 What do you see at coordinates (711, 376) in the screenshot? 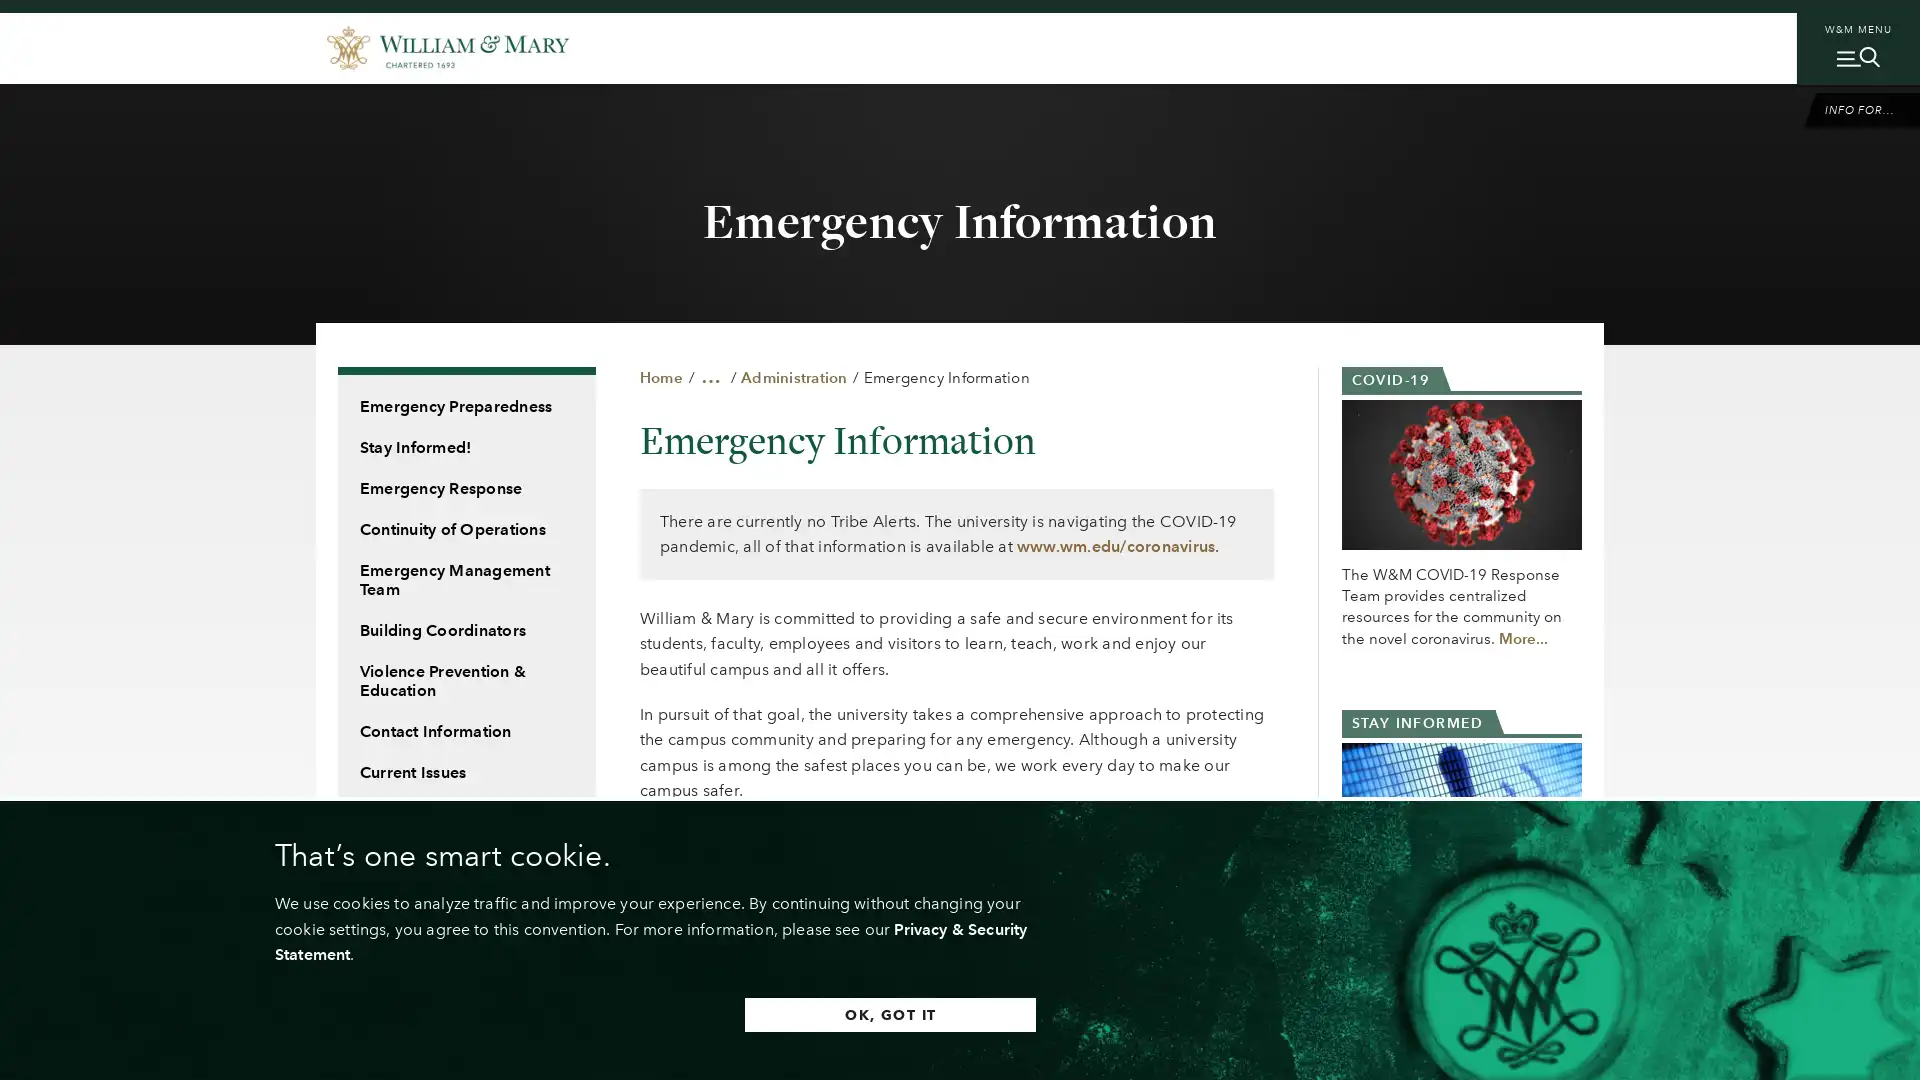
I see `...` at bounding box center [711, 376].